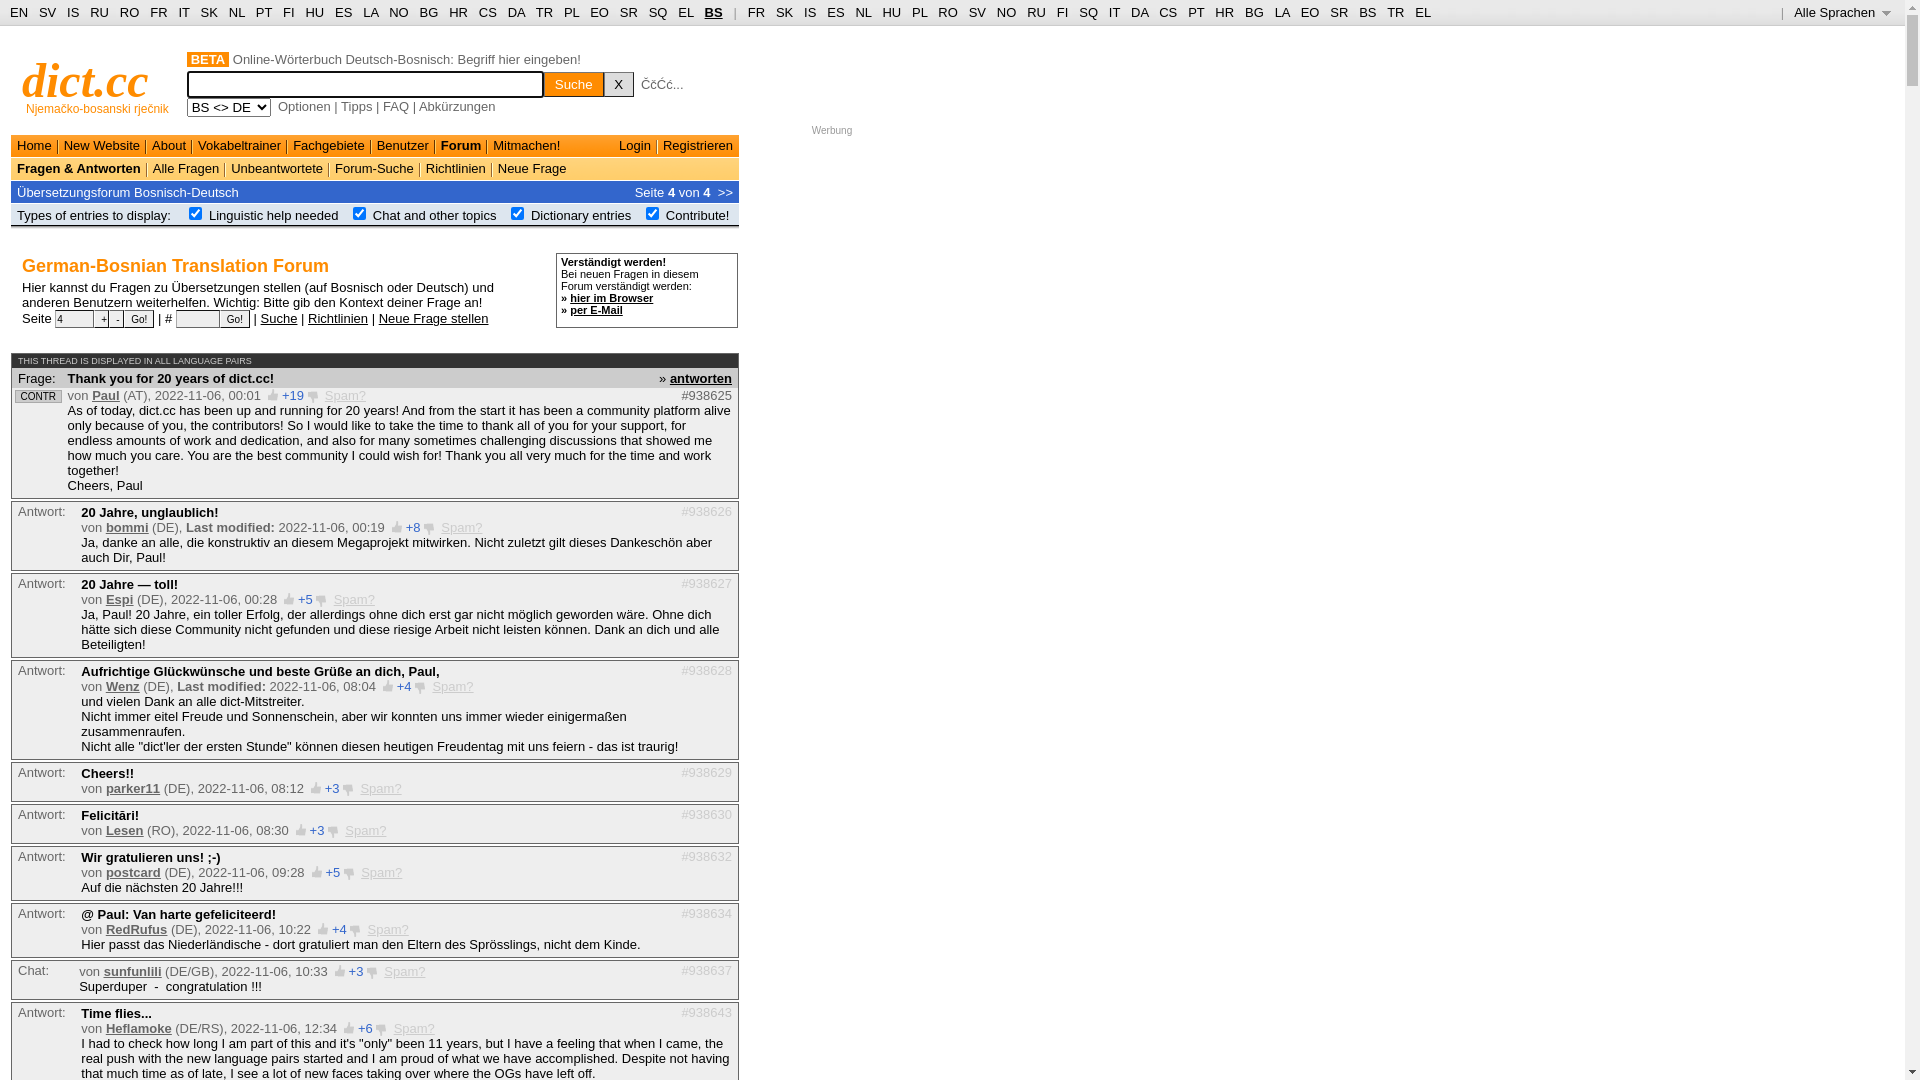 This screenshot has height=1080, width=1920. Describe the element at coordinates (714, 12) in the screenshot. I see `'BS'` at that location.